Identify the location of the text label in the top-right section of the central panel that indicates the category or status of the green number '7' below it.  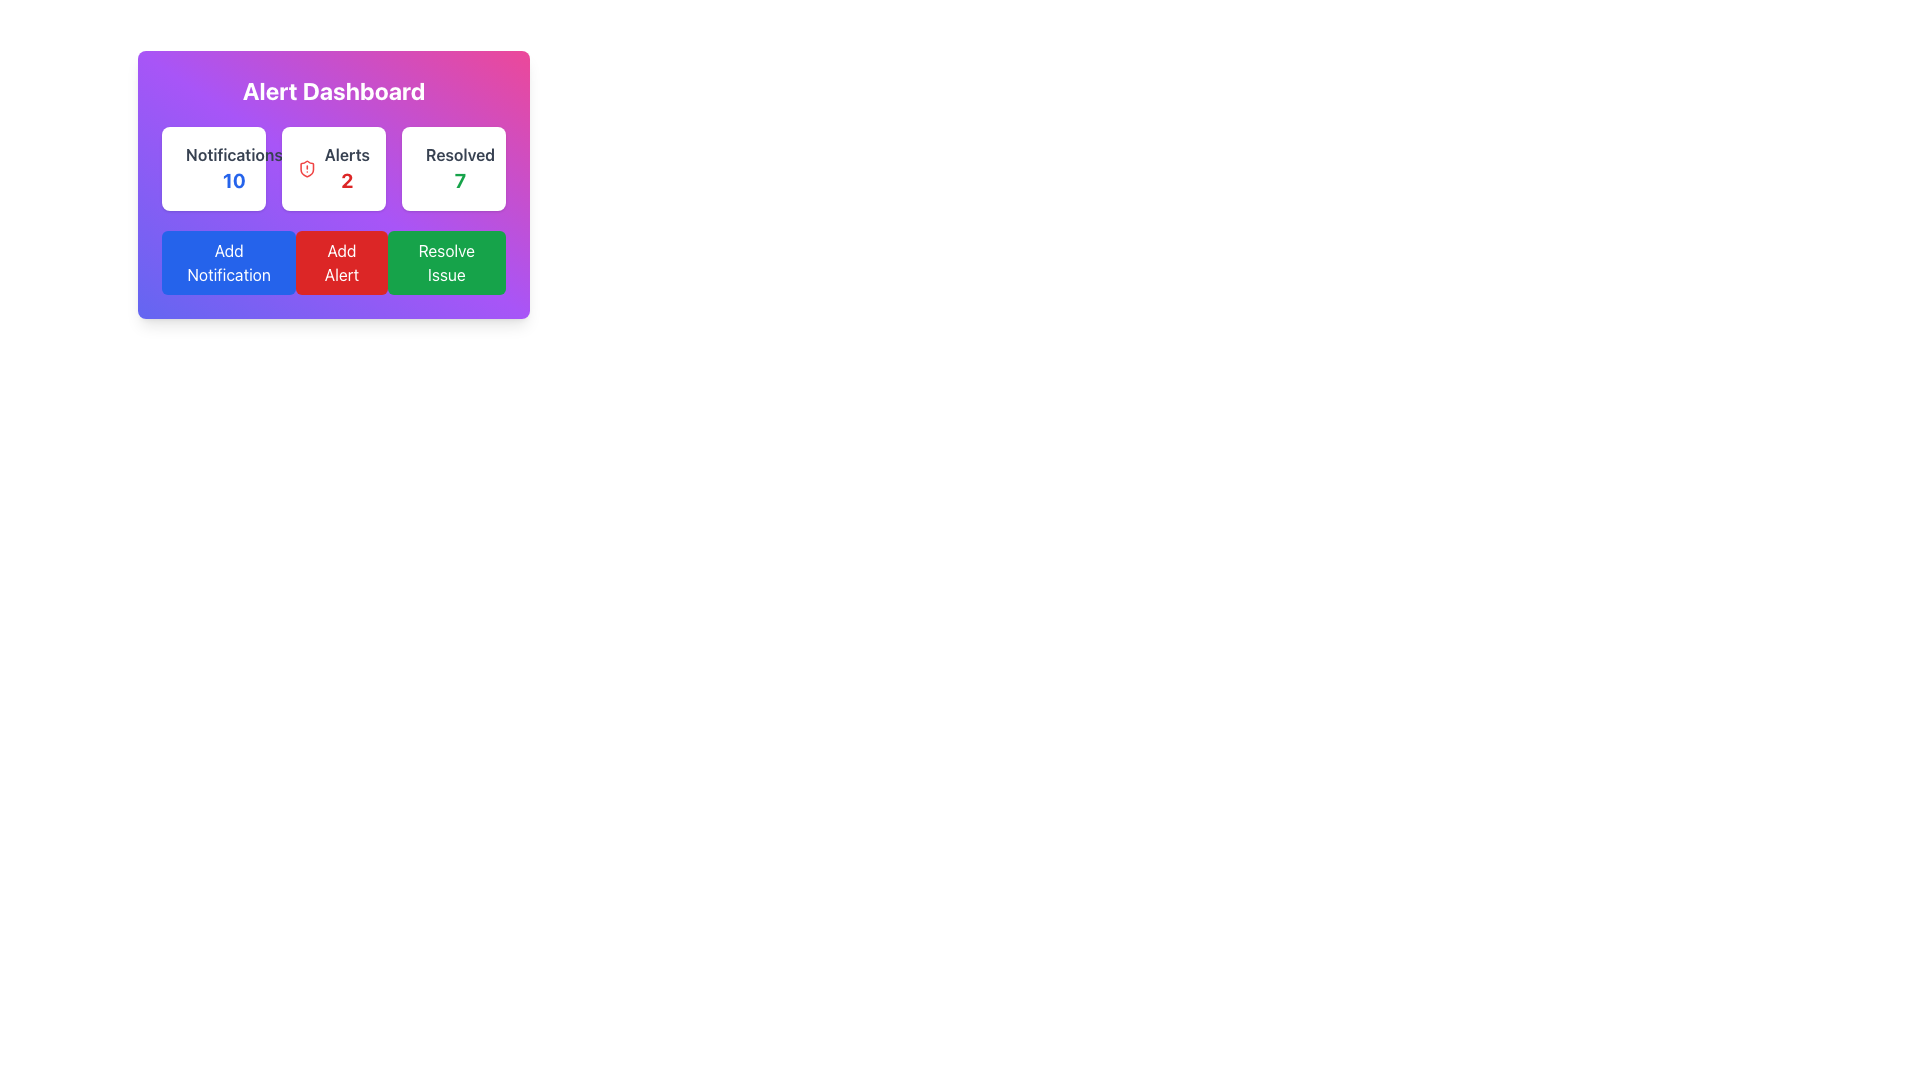
(459, 153).